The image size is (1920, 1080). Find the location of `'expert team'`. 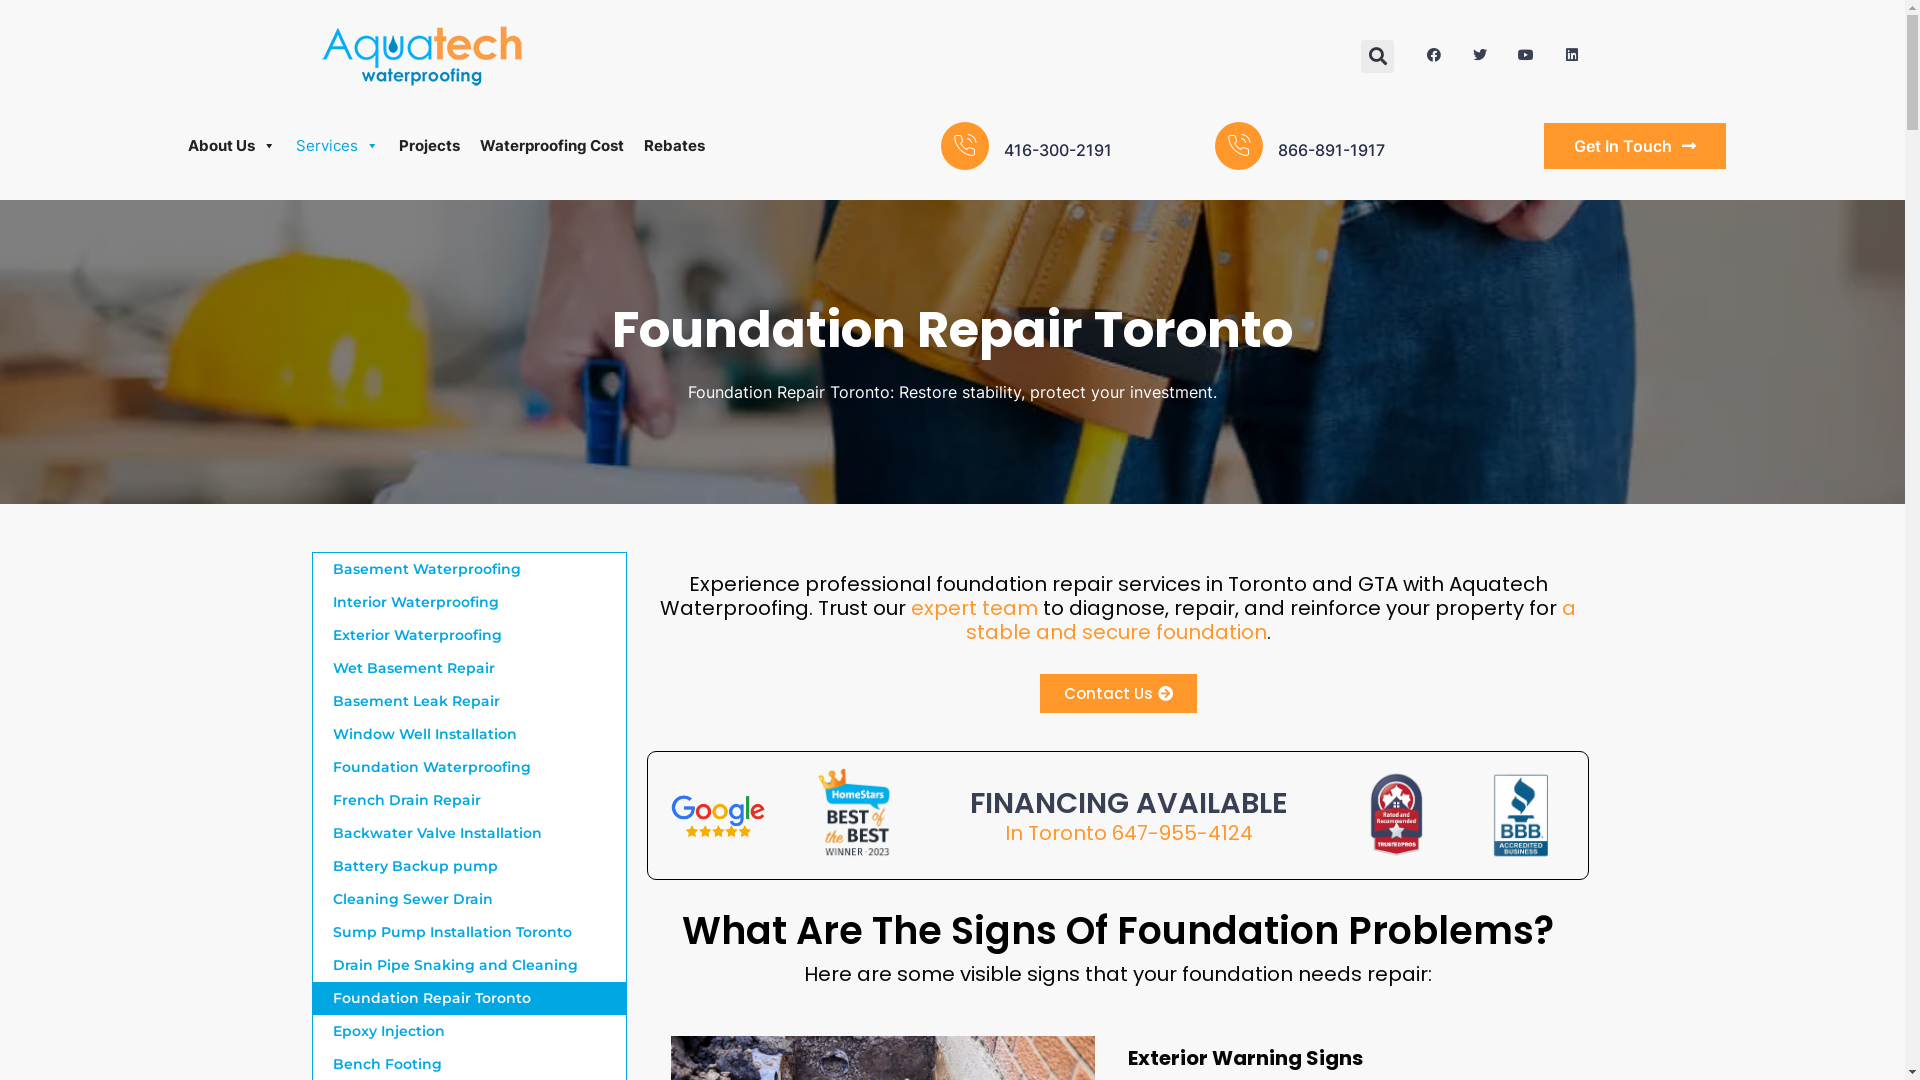

'expert team' is located at coordinates (910, 607).